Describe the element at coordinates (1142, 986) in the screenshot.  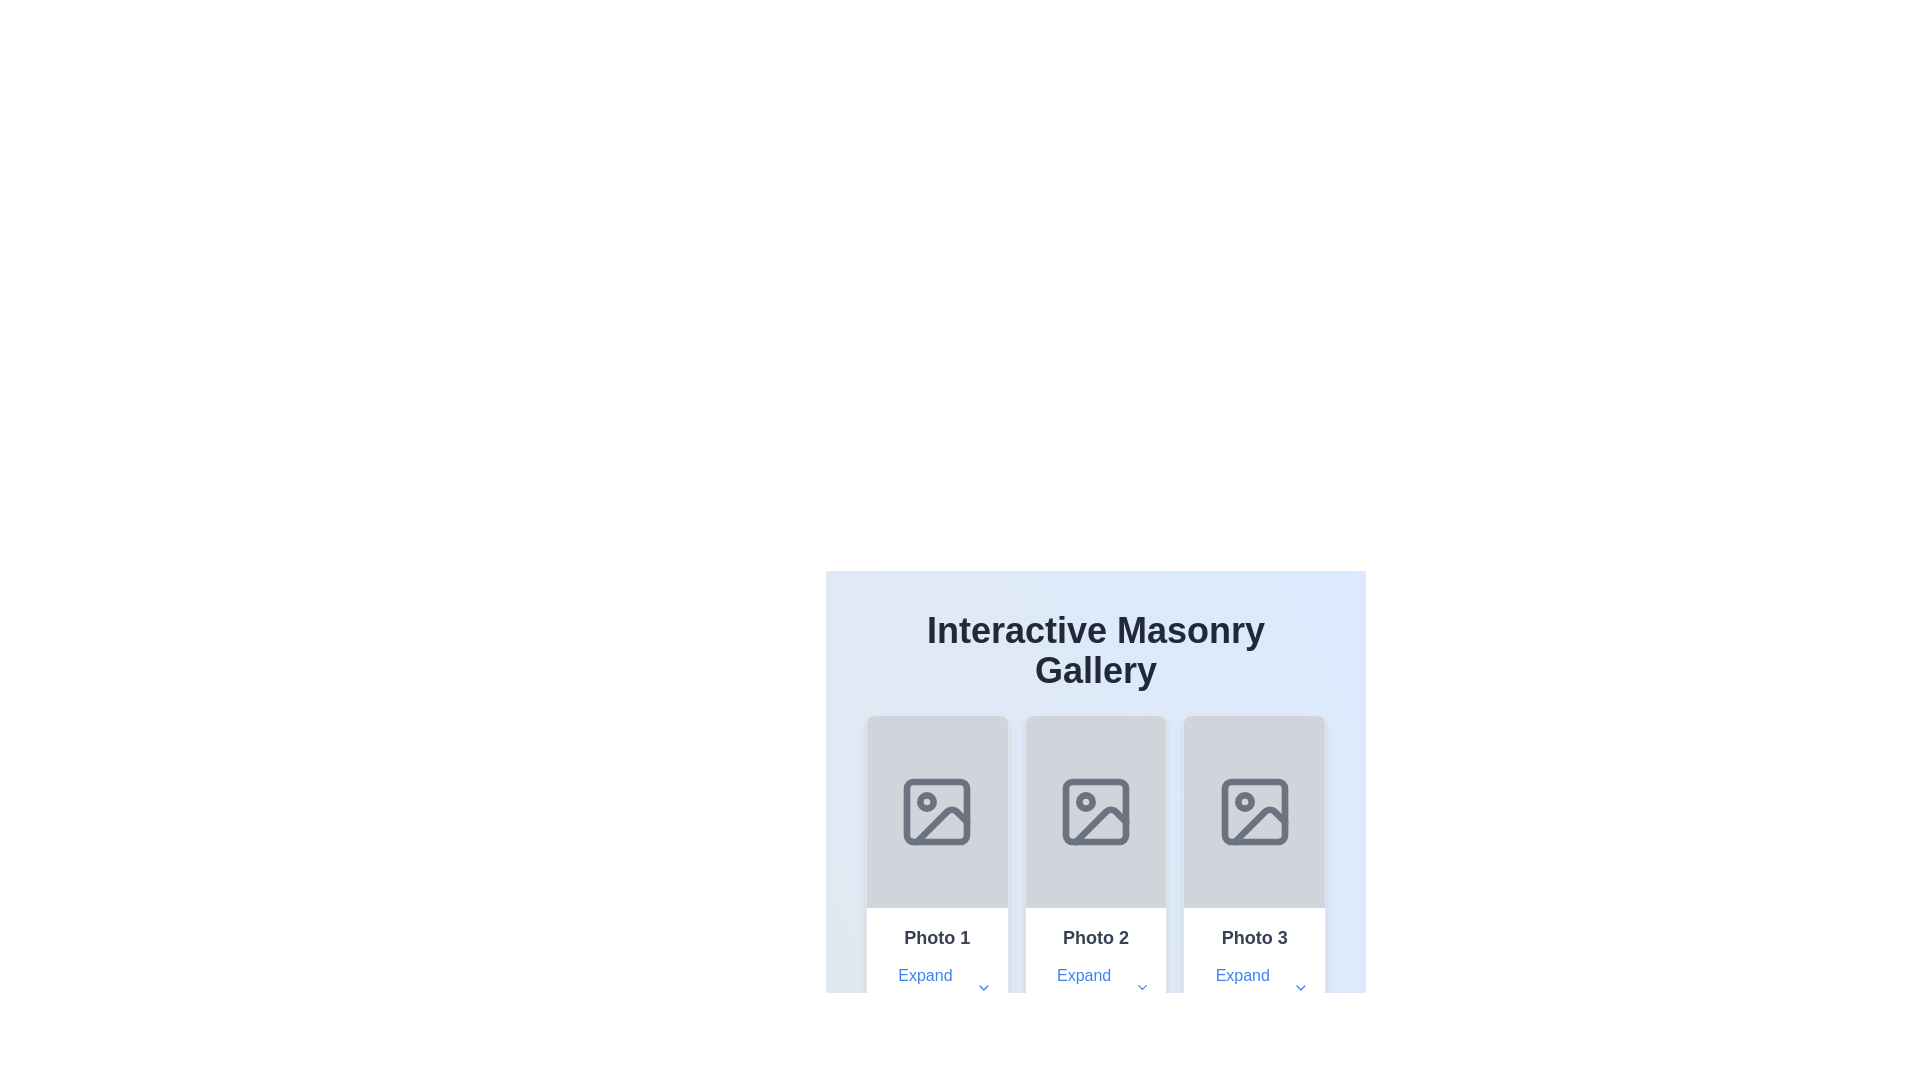
I see `the downward-facing chevron icon in the 'Expand Details' section associated with the second photo` at that location.